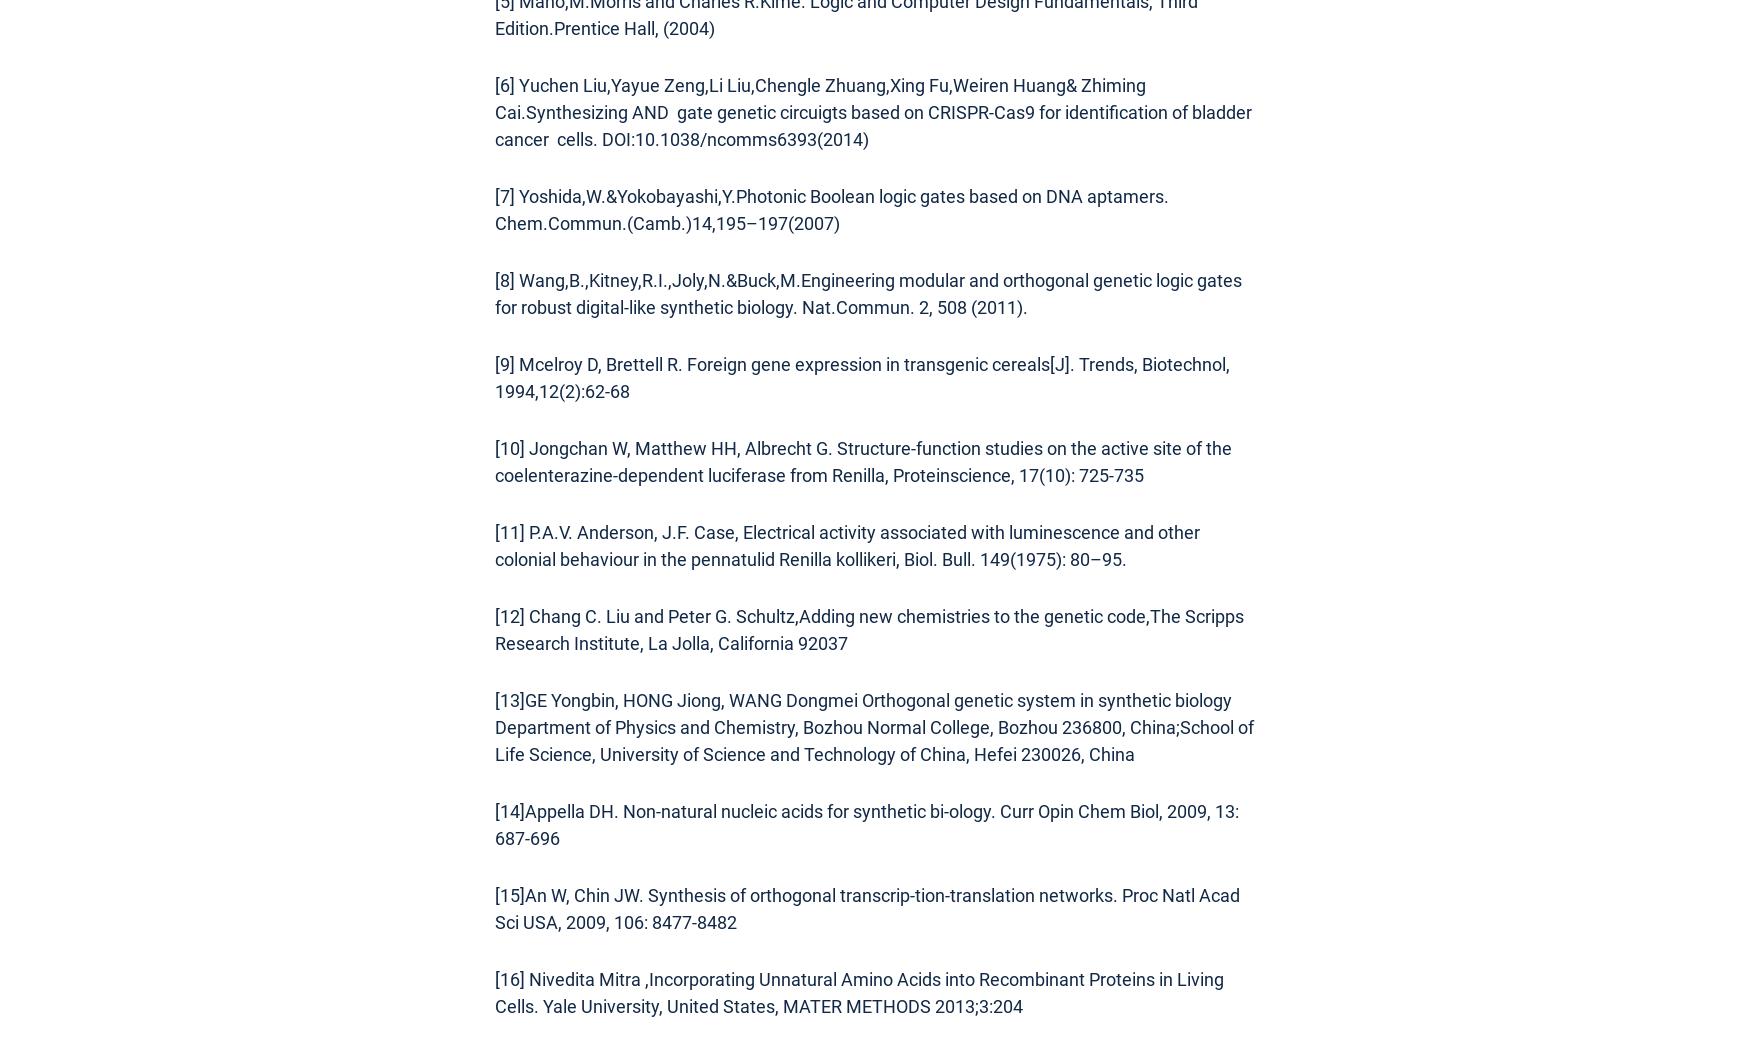 This screenshot has height=1045, width=1750. Describe the element at coordinates (862, 376) in the screenshot. I see `'[9] Mcelroy D, Brettell R. Foreign gene expression in transgenic cereals[J]. Trends, Biotechnol, 1994,12(2):62-68'` at that location.